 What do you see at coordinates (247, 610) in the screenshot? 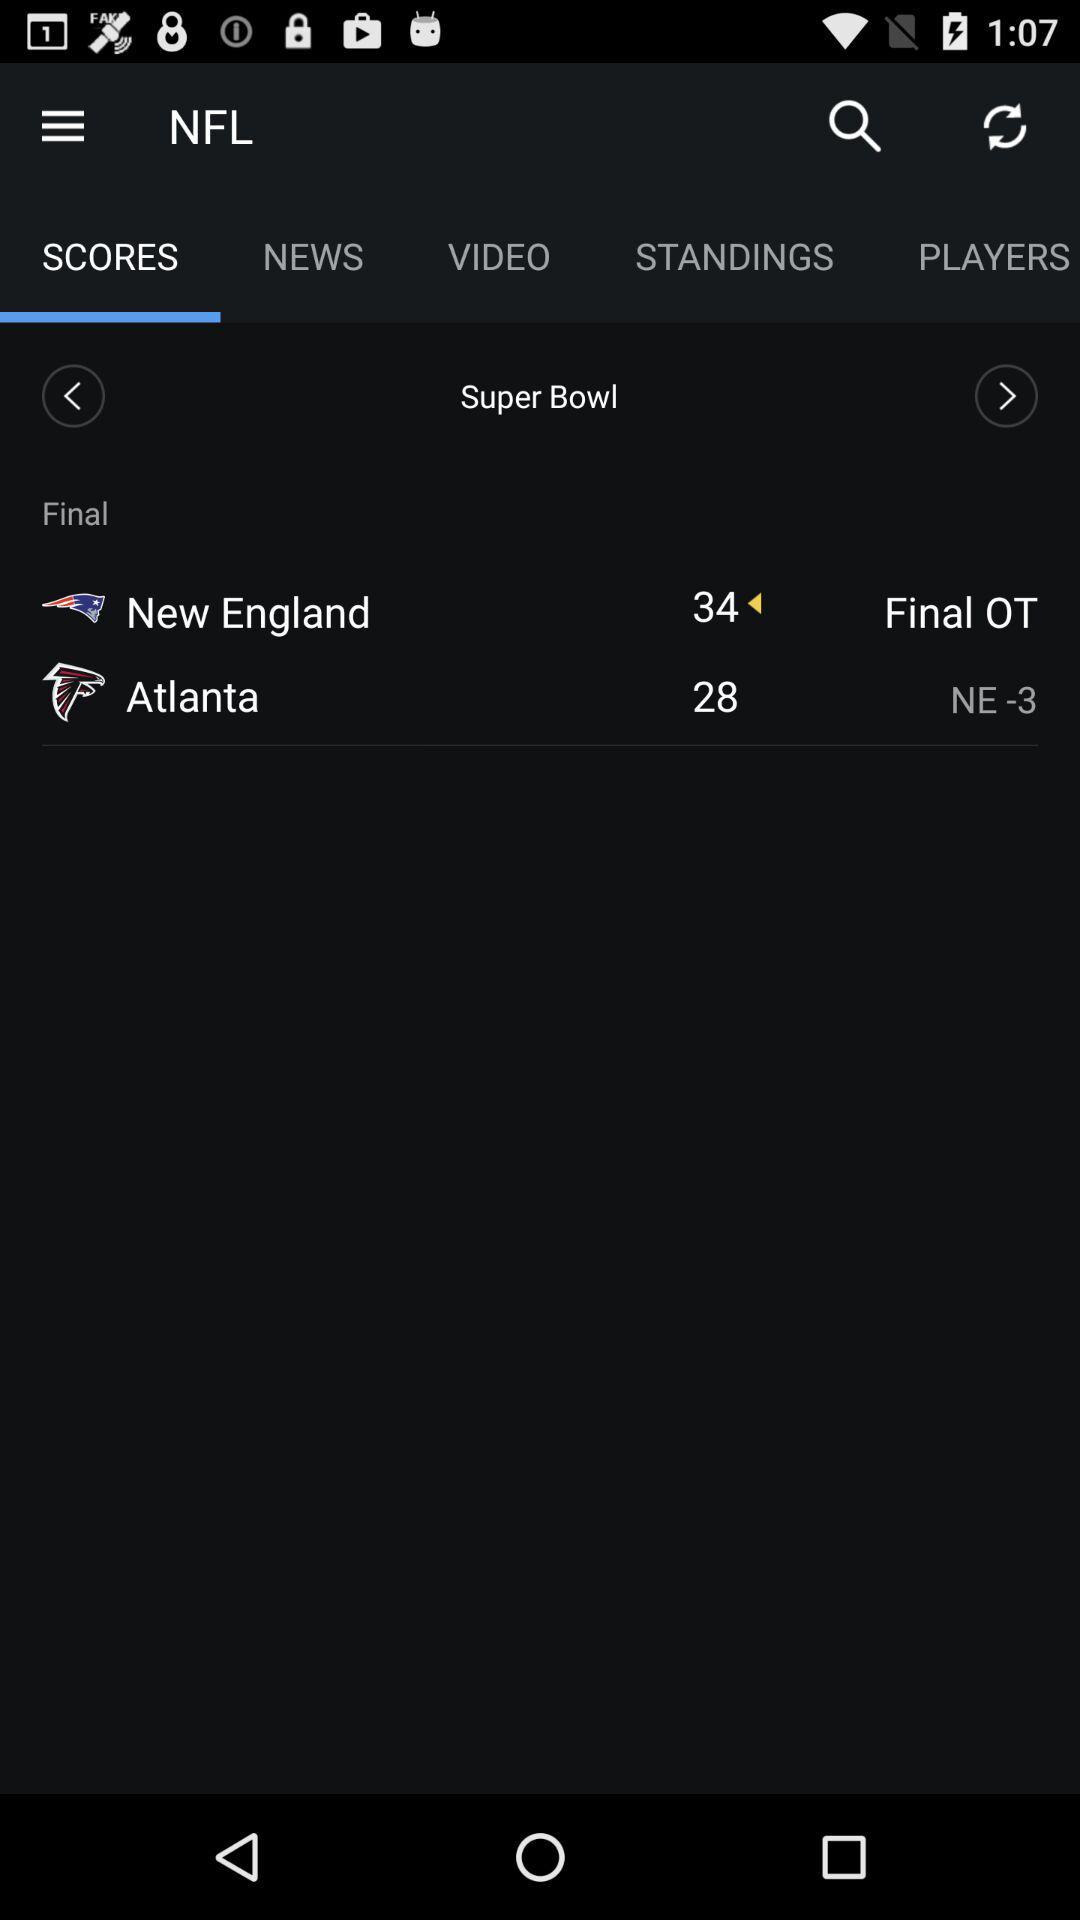
I see `icon above atlanta` at bounding box center [247, 610].